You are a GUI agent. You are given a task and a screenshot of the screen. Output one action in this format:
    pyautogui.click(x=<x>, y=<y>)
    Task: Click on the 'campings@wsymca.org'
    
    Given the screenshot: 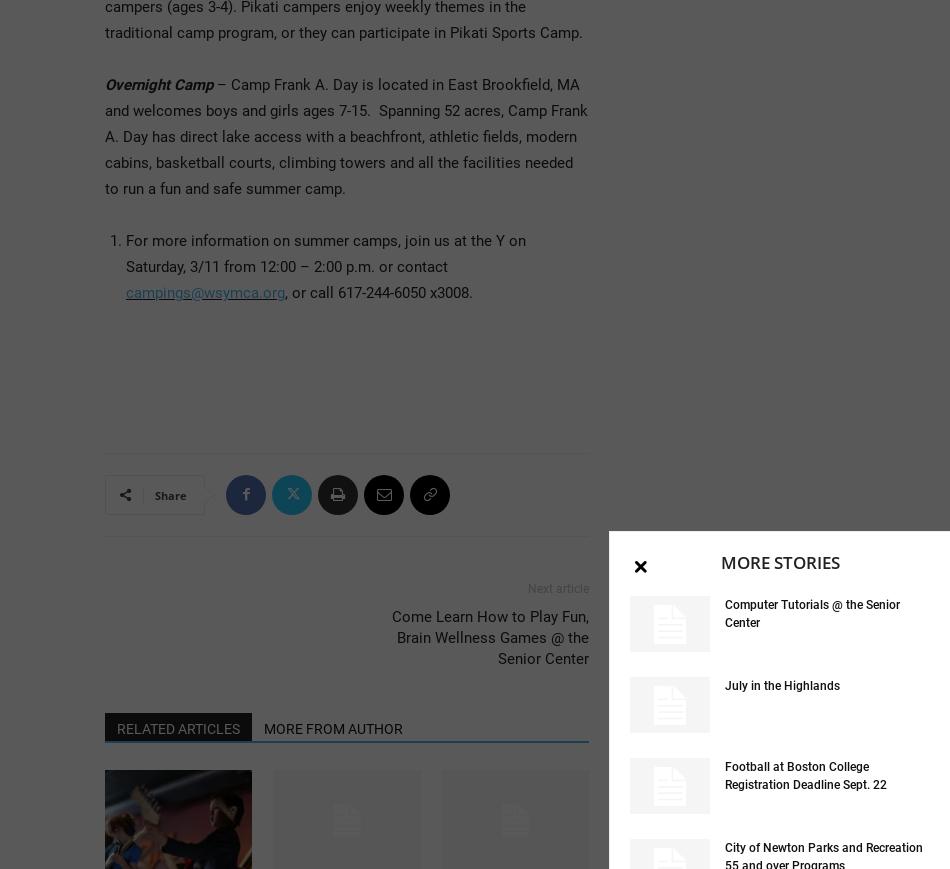 What is the action you would take?
    pyautogui.click(x=205, y=292)
    